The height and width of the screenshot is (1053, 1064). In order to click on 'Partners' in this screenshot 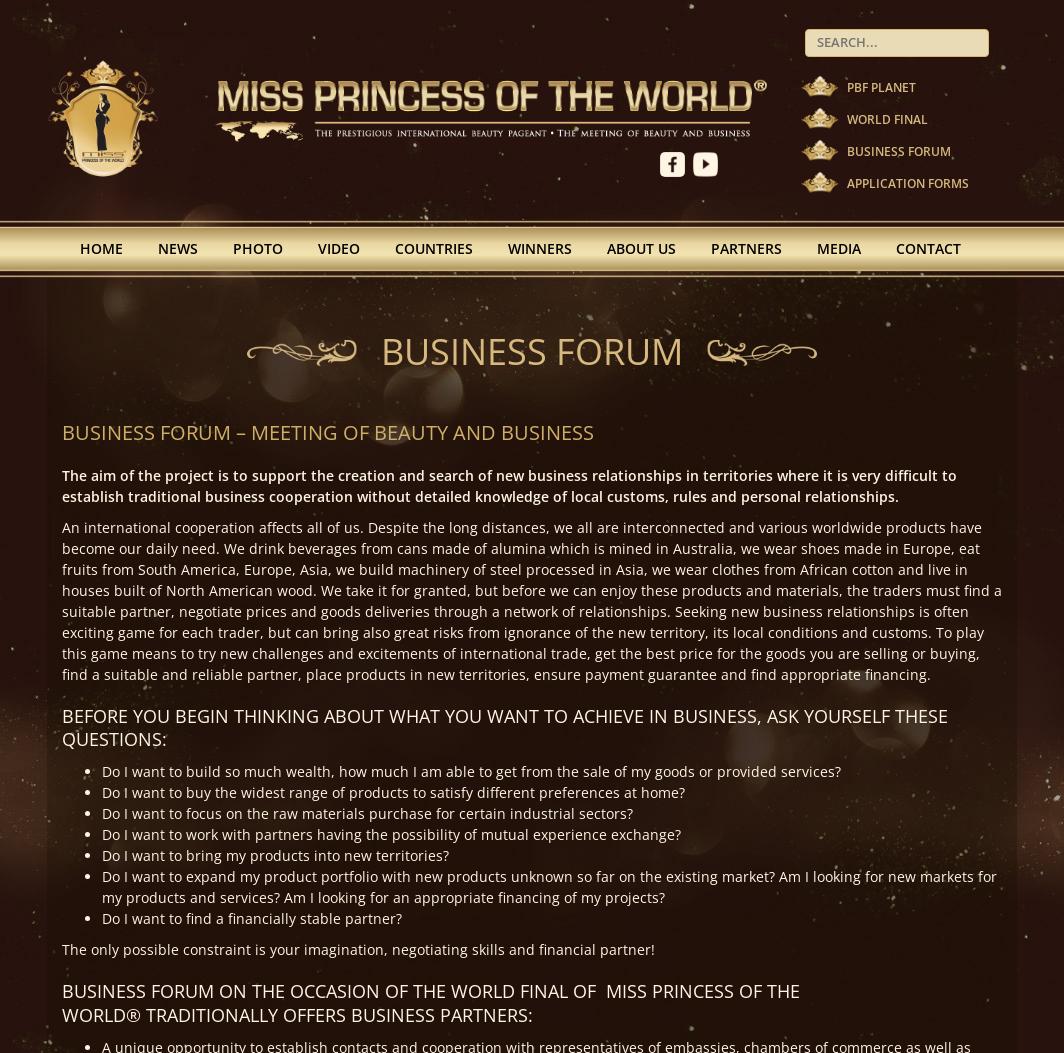, I will do `click(746, 246)`.